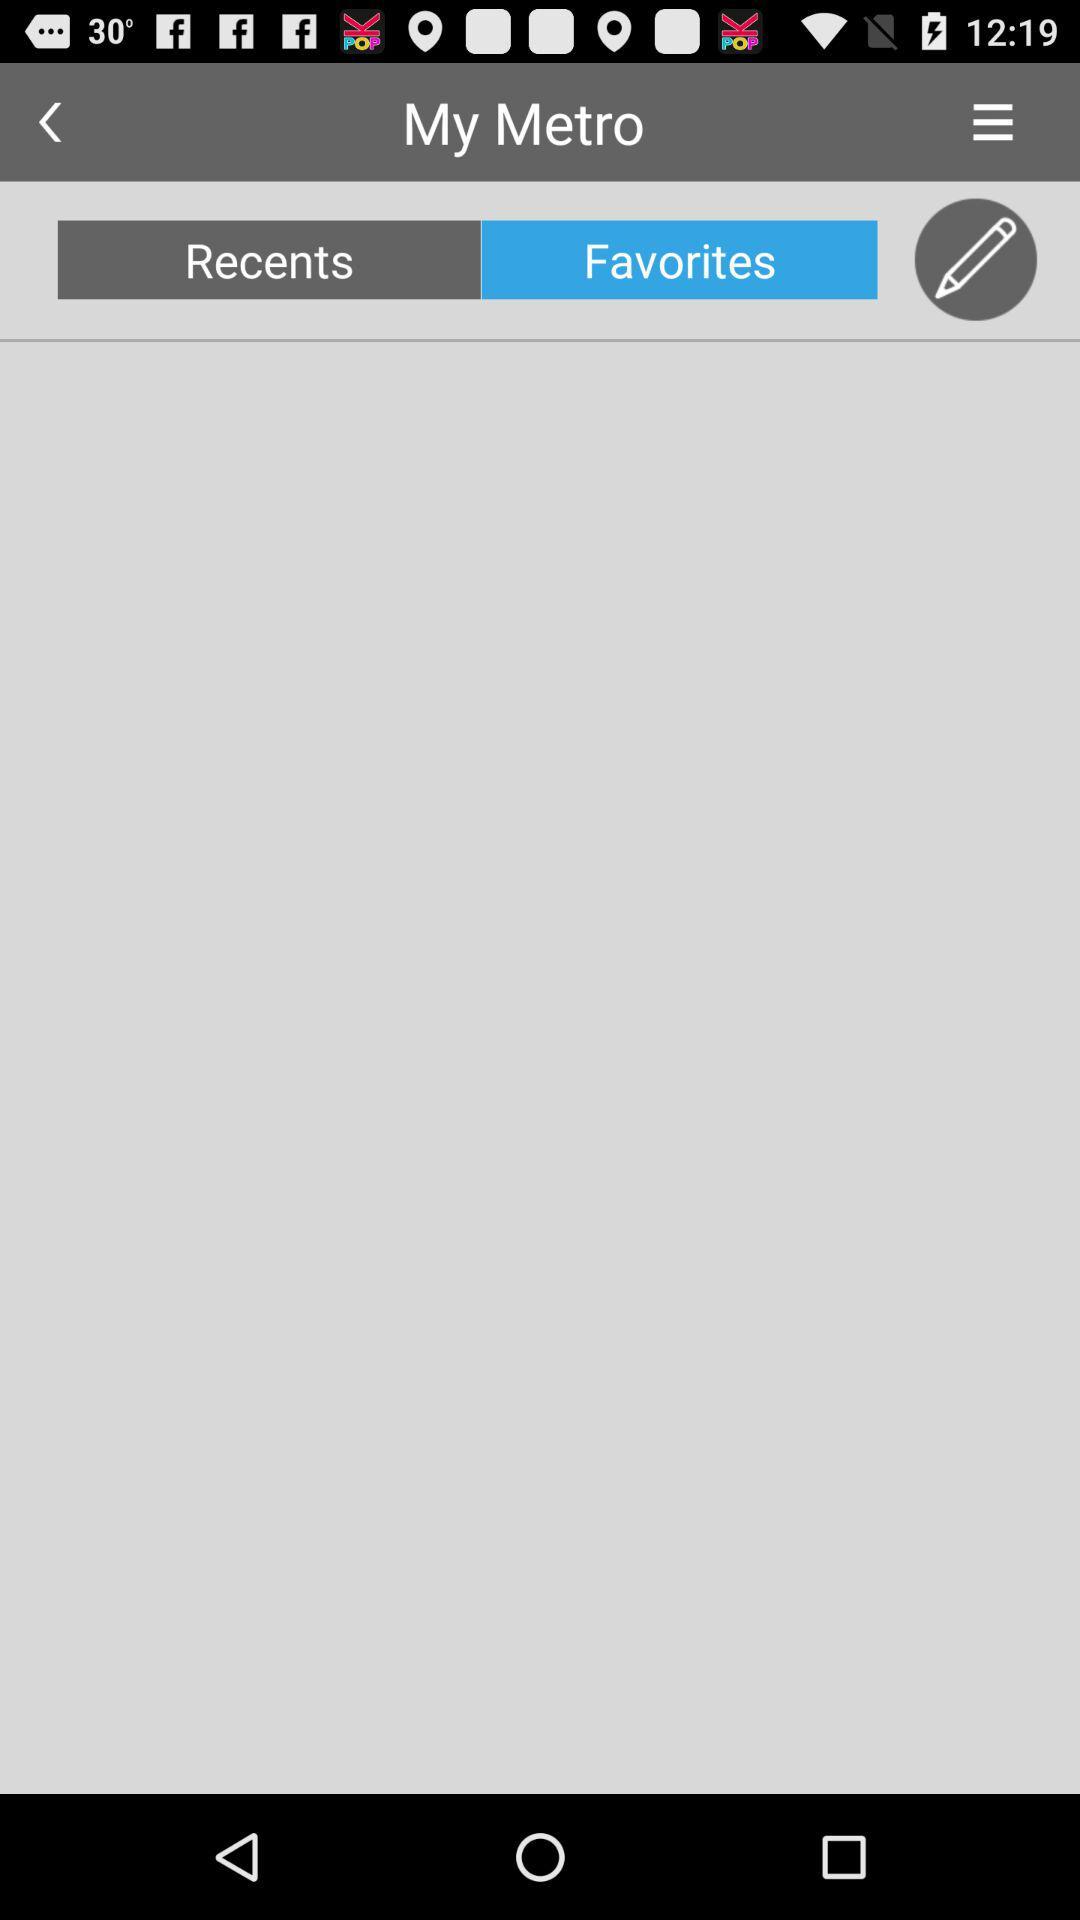 The image size is (1080, 1920). What do you see at coordinates (975, 259) in the screenshot?
I see `item to the right of favorites icon` at bounding box center [975, 259].